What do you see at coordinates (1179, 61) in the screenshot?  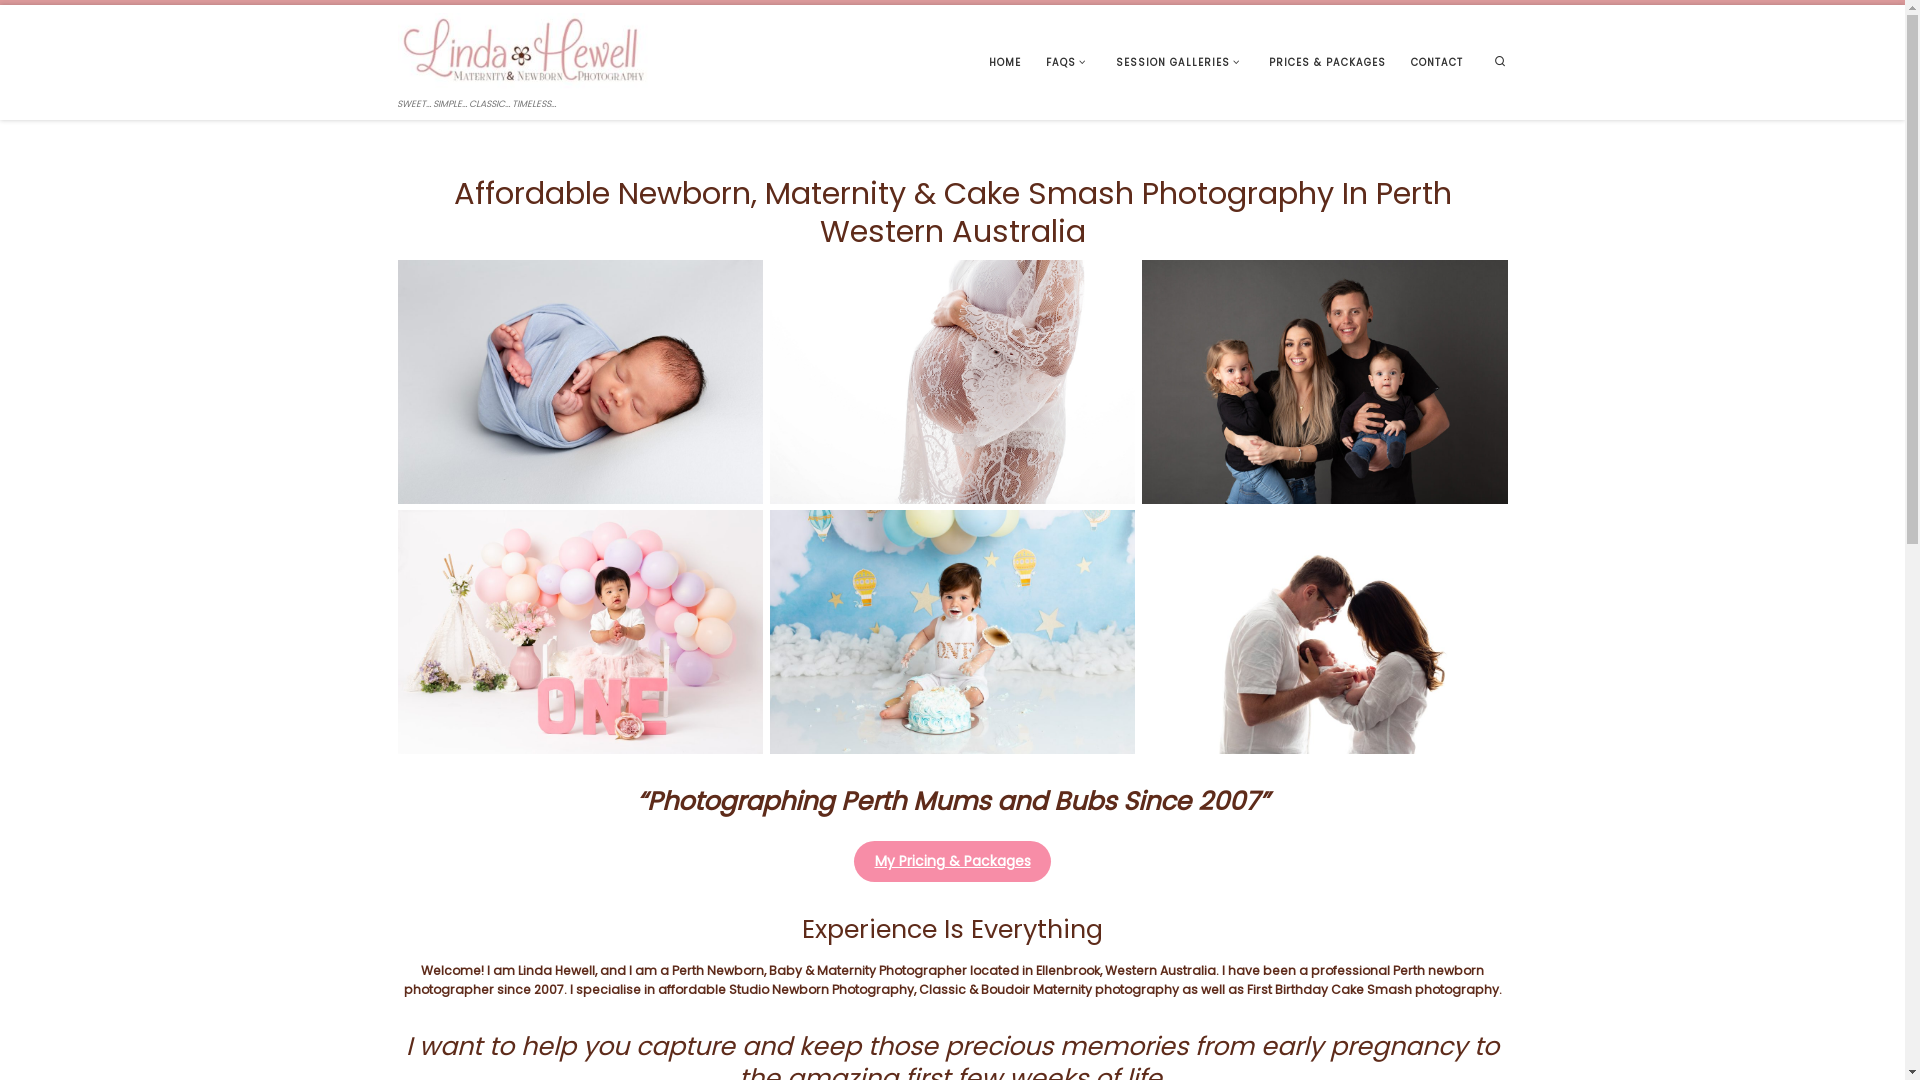 I see `'SESSION GALLERIES'` at bounding box center [1179, 61].